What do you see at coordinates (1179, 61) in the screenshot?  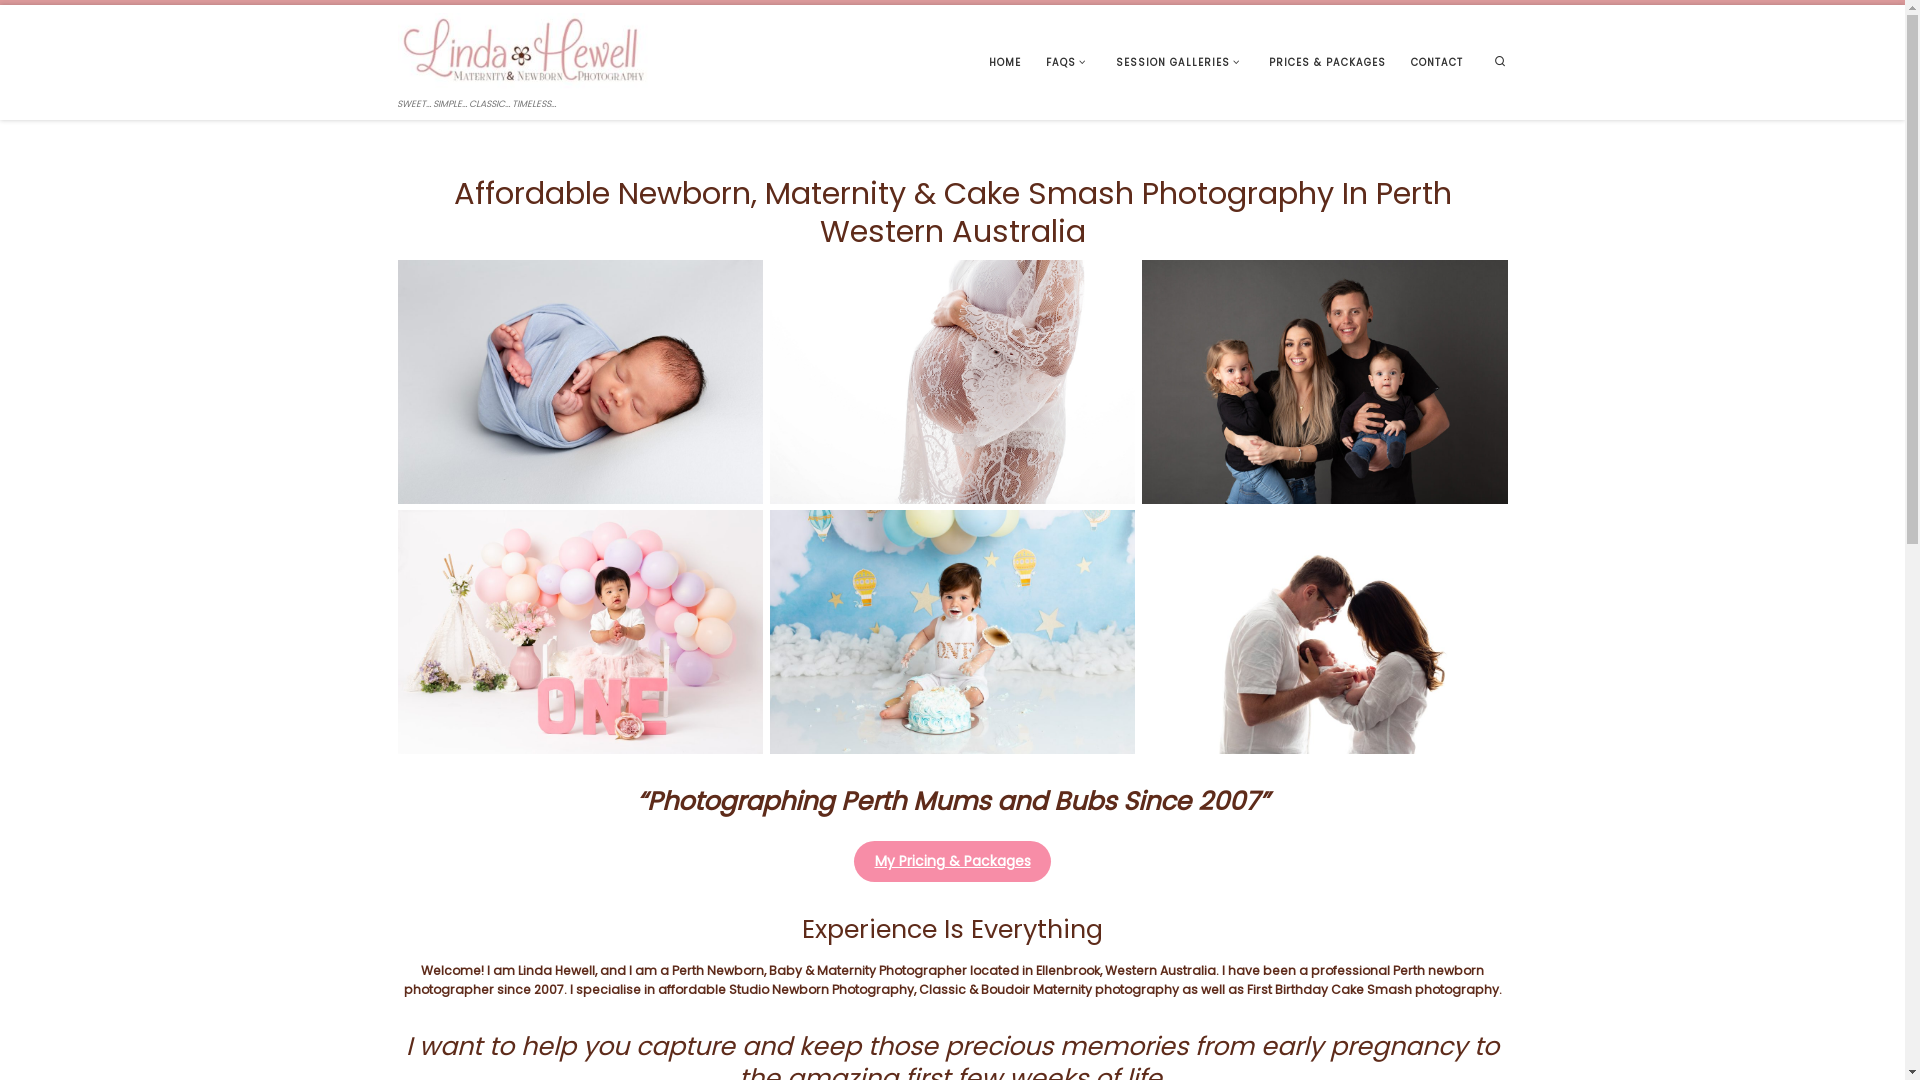 I see `'SESSION GALLERIES'` at bounding box center [1179, 61].